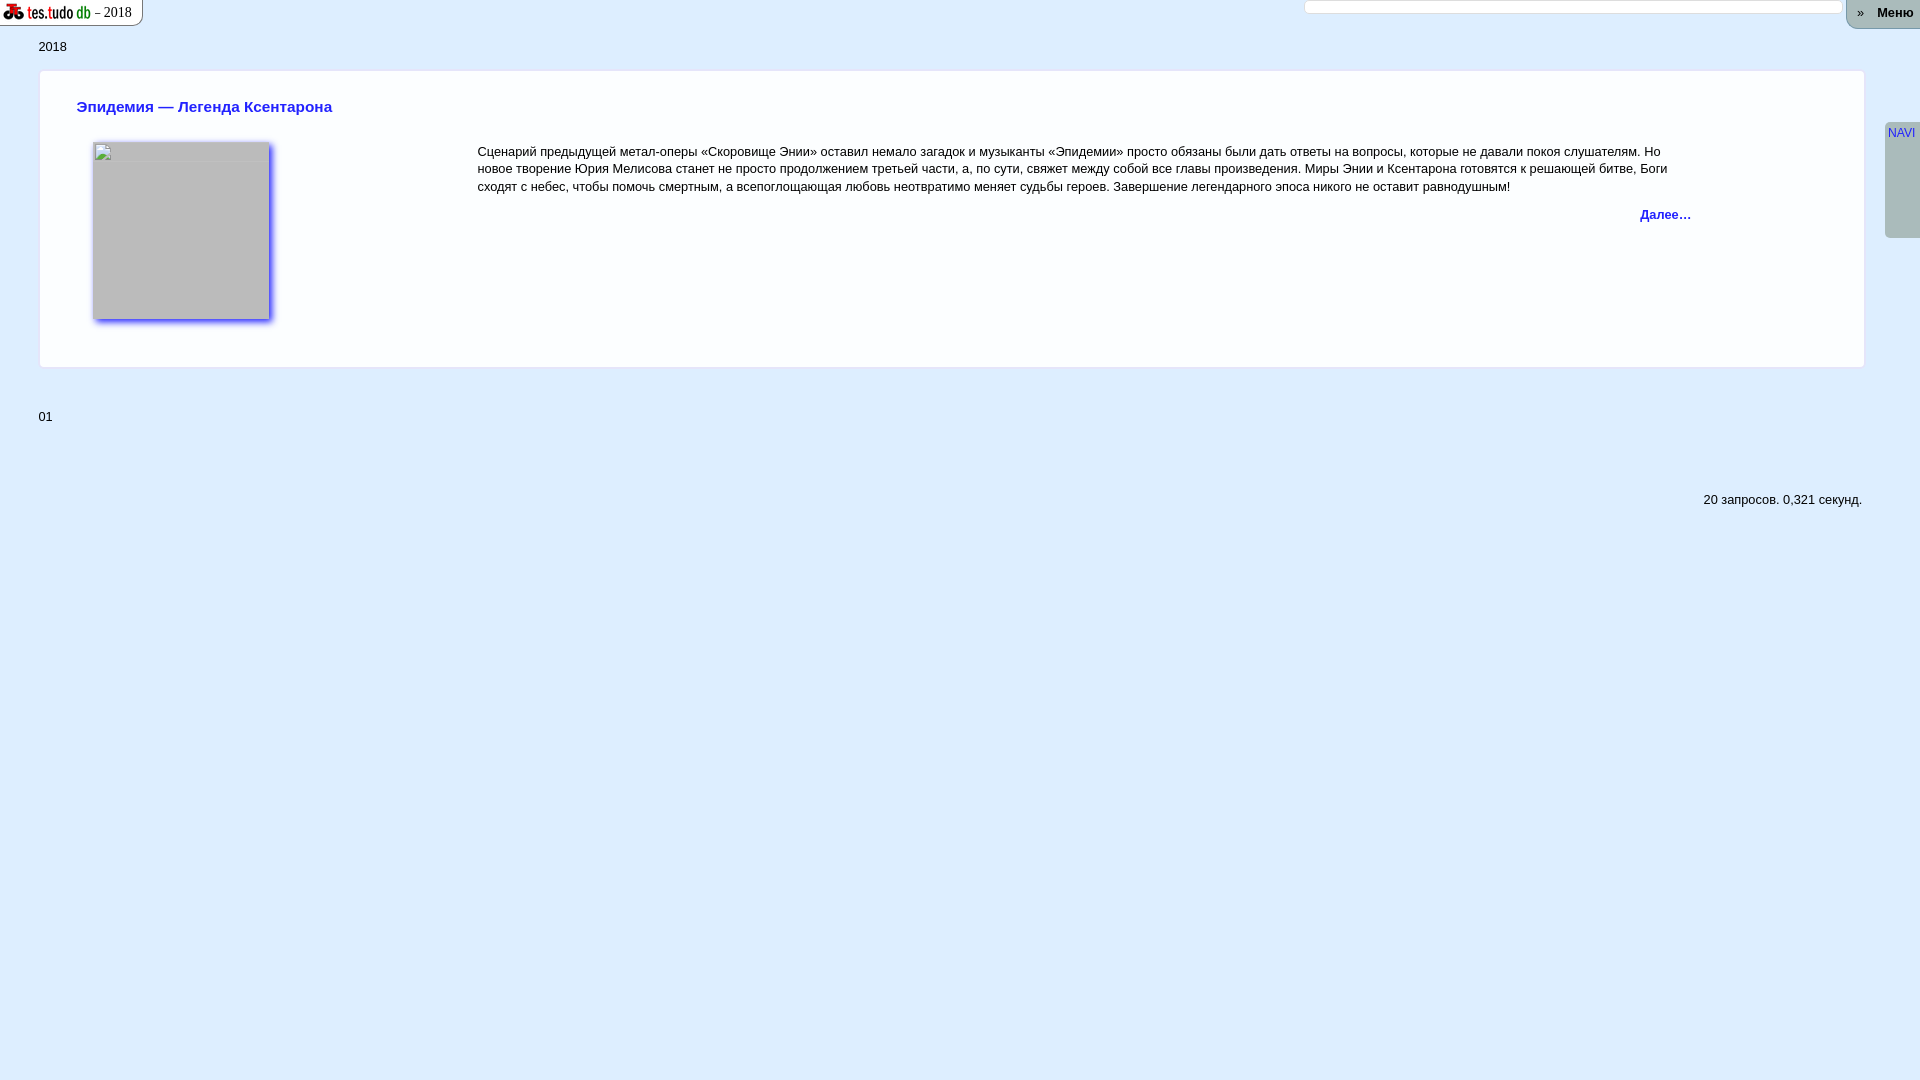 This screenshot has width=1920, height=1080. I want to click on 'Tes.tudo db', so click(39, 12).